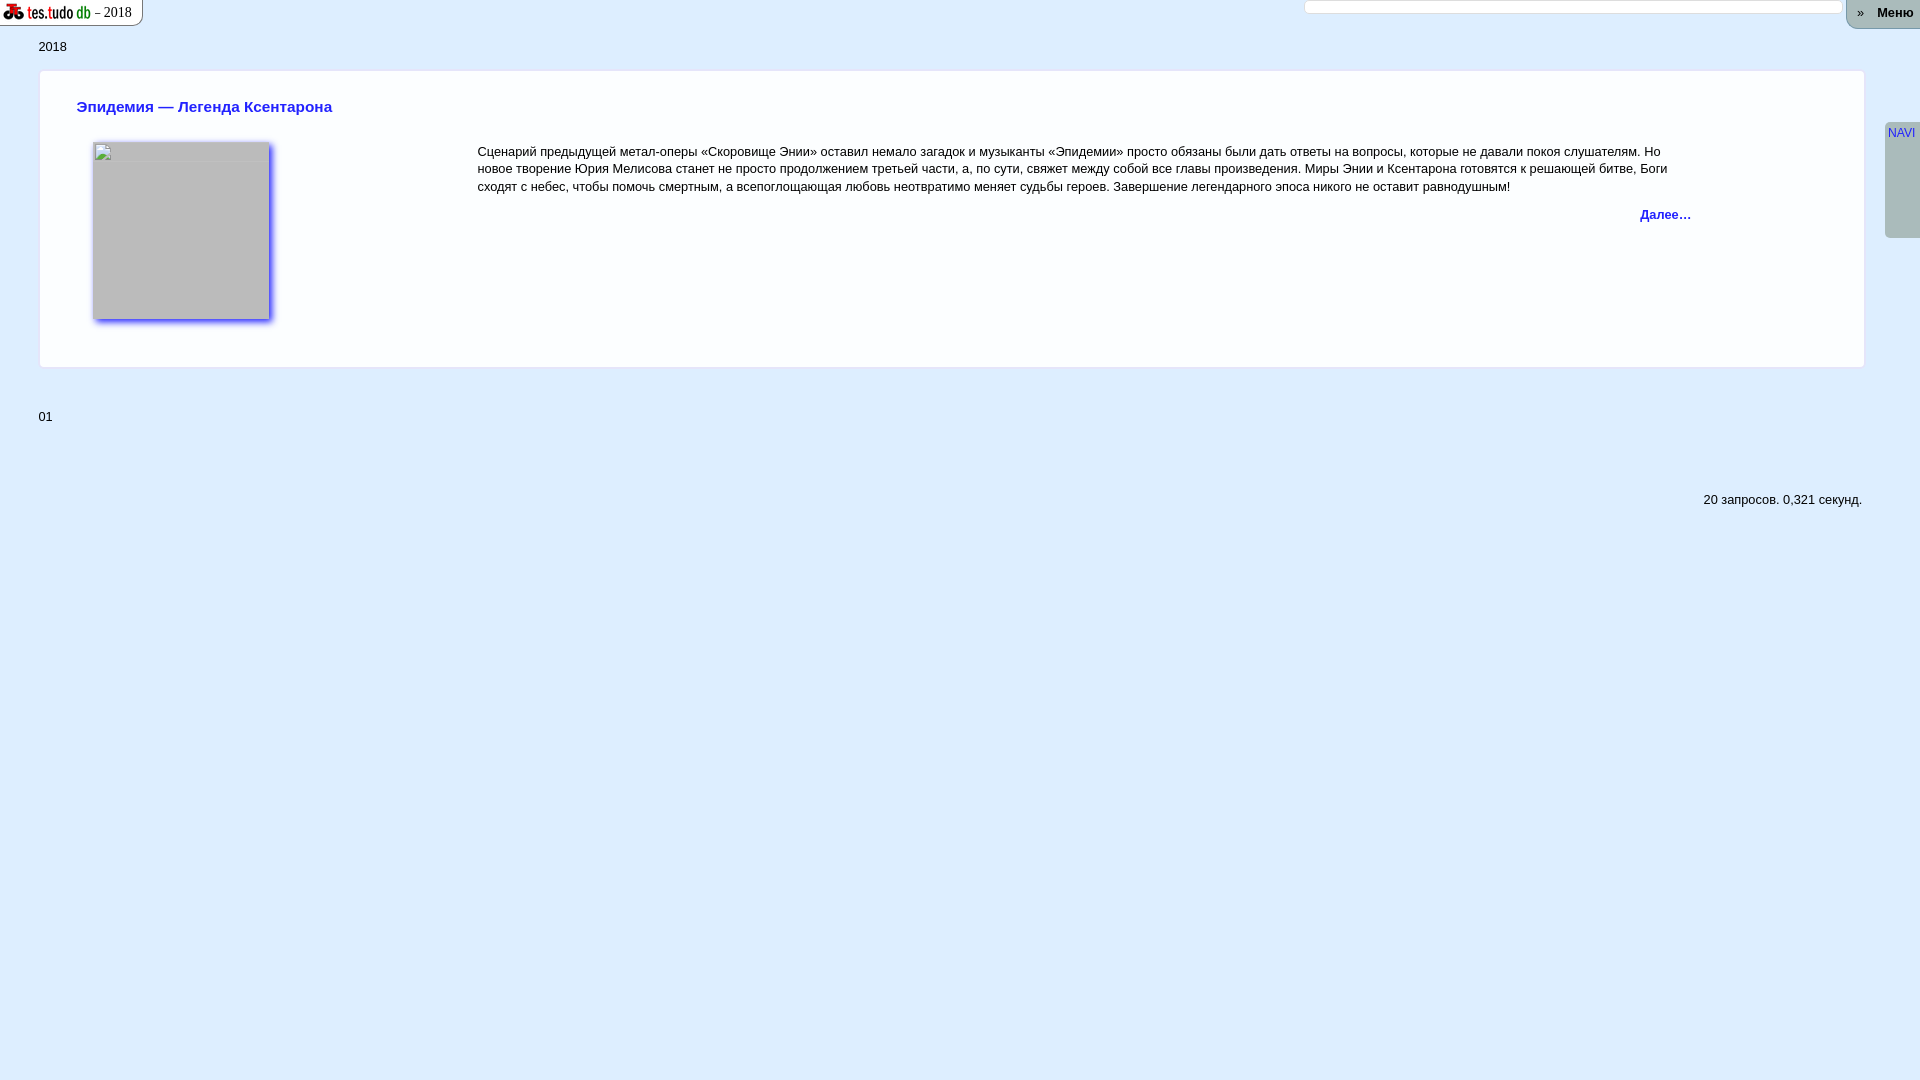 This screenshot has width=1920, height=1080. I want to click on 'Tes.tudo db', so click(39, 12).